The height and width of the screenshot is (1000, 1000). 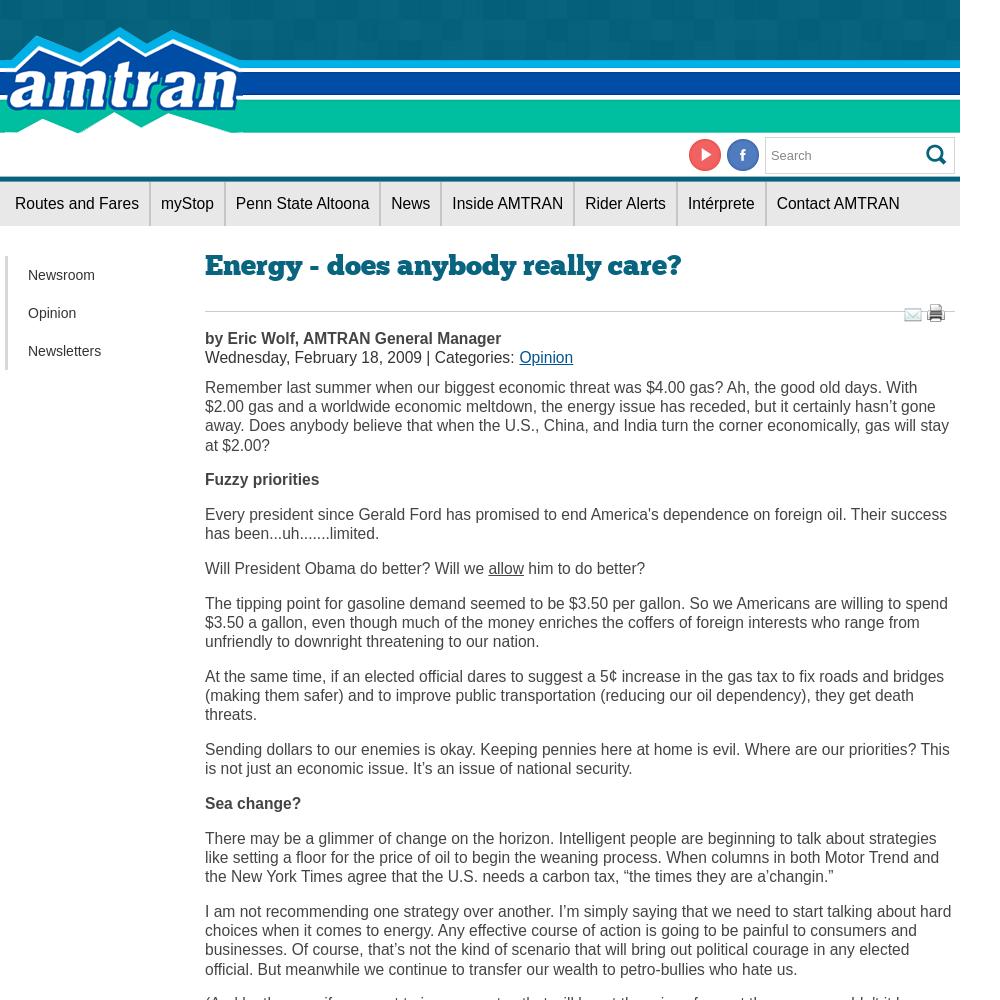 I want to click on 'I am not recommending one strategy over another. I’m simply saying that we need to start talking about hard choices when it comes to energy. Any effective course of action is going to be painful to consumers and businesses. Of course, that’s not the kind of scenario that will bring out political courage in any elected official. But meanwhile we continue to transfer our wealth to petro-bullies who hate us.', so click(x=577, y=939).